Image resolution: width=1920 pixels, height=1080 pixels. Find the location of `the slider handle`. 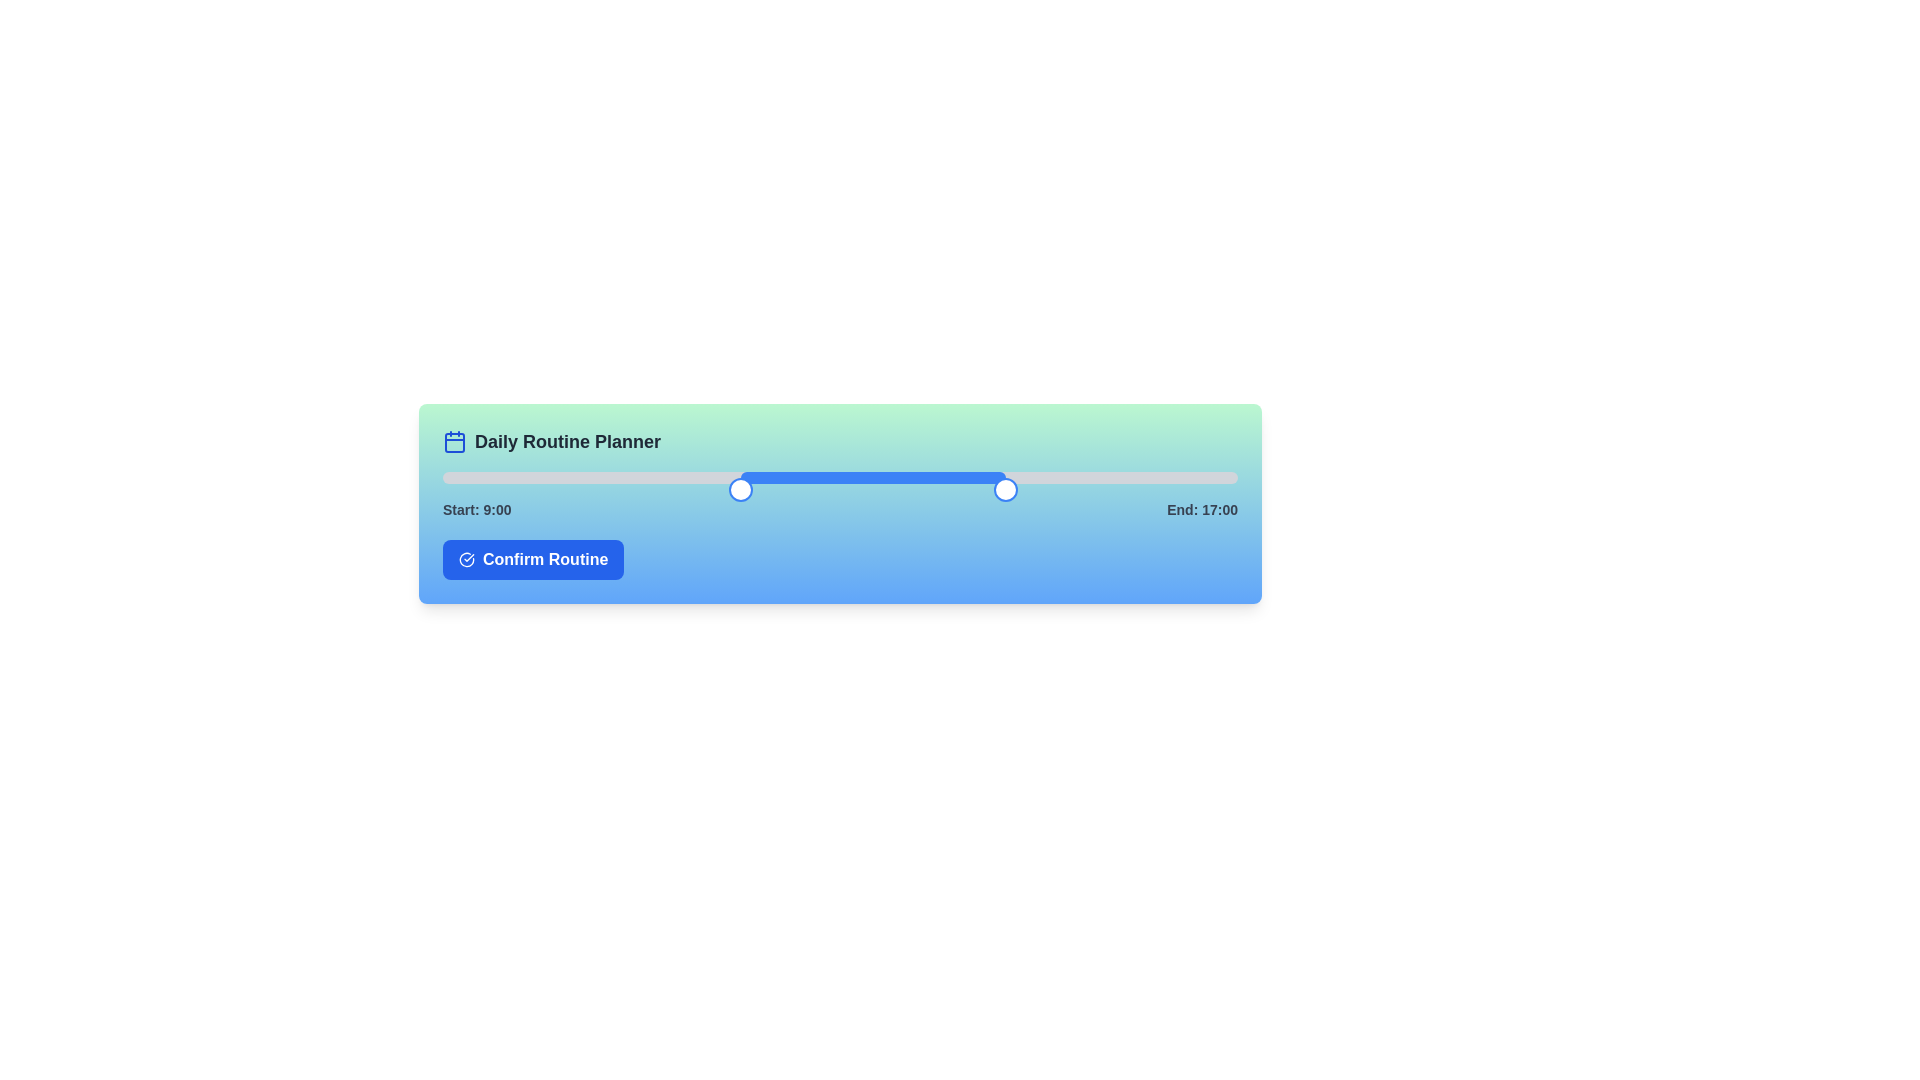

the slider handle is located at coordinates (899, 489).